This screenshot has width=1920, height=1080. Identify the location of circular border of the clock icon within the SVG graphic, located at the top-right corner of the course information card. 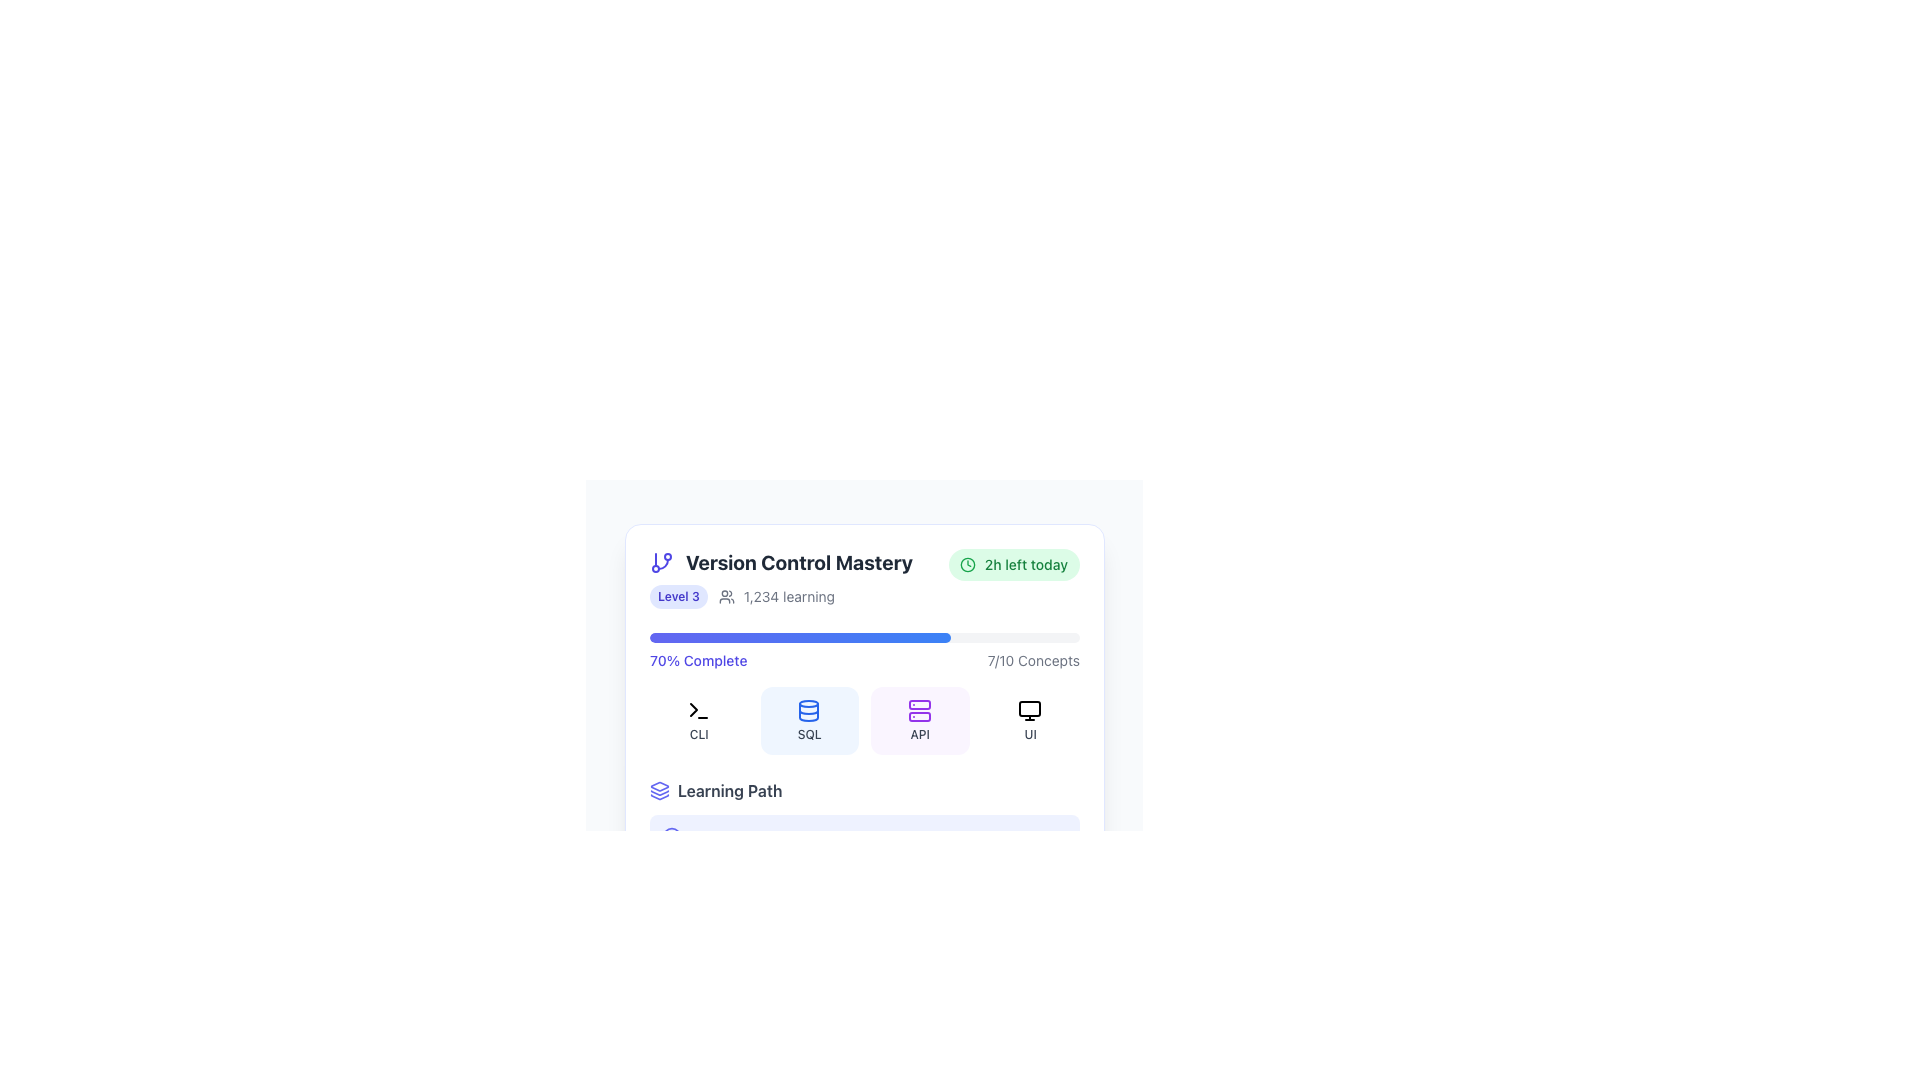
(968, 564).